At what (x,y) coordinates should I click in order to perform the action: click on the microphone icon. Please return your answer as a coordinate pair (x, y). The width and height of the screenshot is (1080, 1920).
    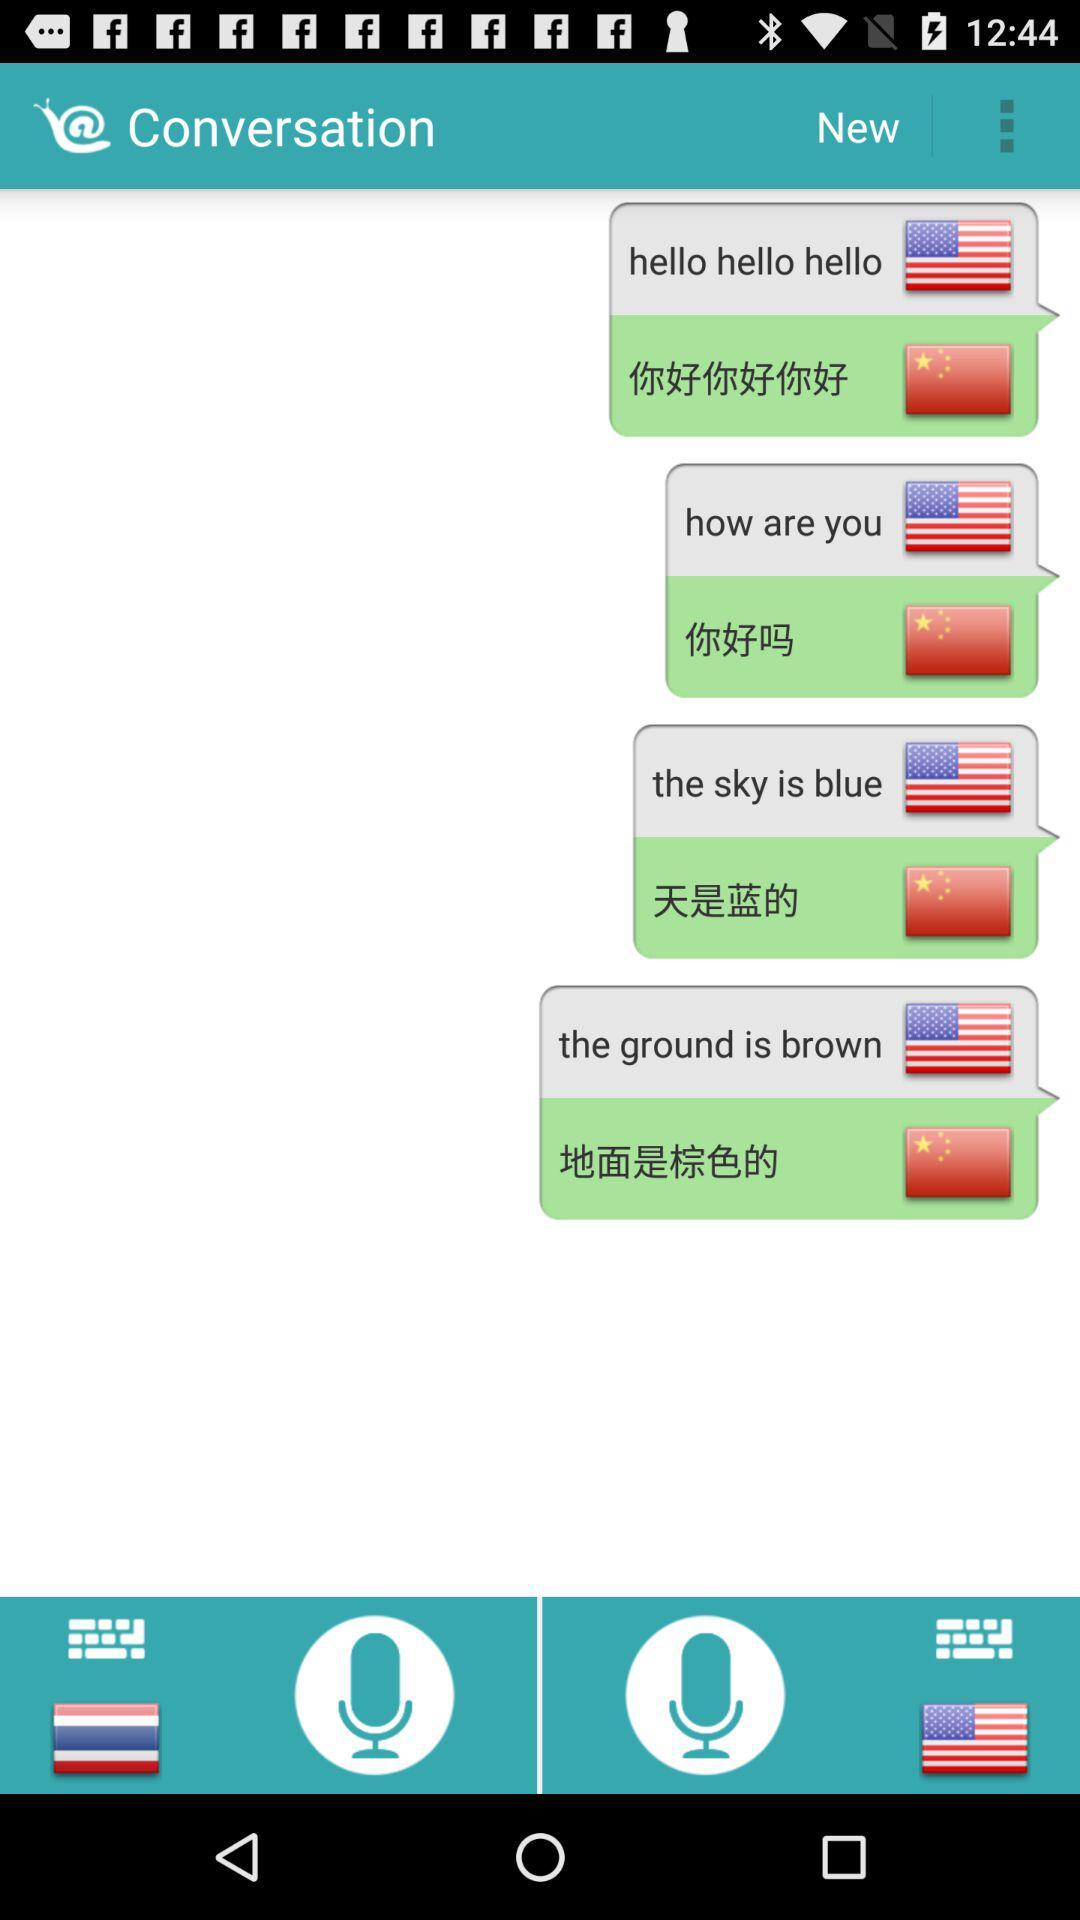
    Looking at the image, I should click on (704, 1814).